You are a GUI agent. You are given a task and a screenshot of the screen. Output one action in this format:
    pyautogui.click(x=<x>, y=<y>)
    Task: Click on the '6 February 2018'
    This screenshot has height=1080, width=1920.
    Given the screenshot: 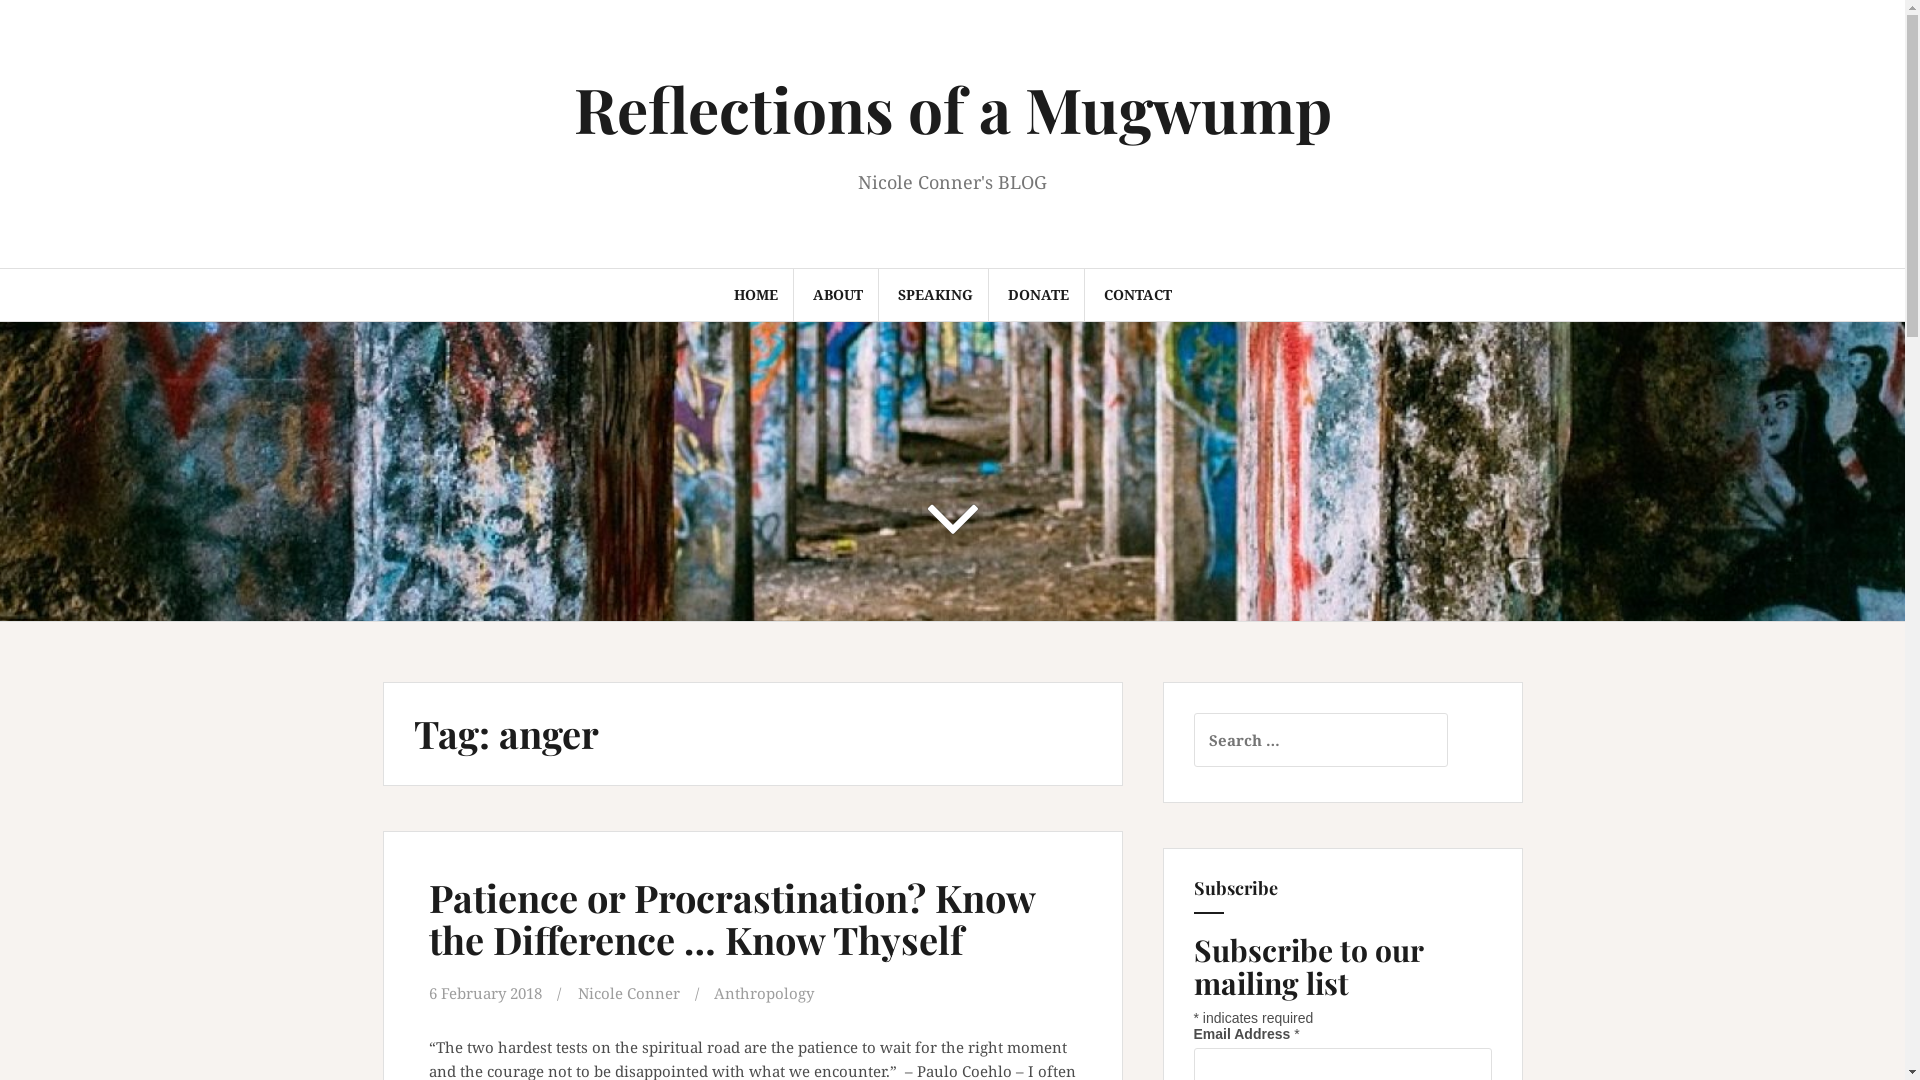 What is the action you would take?
    pyautogui.click(x=484, y=992)
    